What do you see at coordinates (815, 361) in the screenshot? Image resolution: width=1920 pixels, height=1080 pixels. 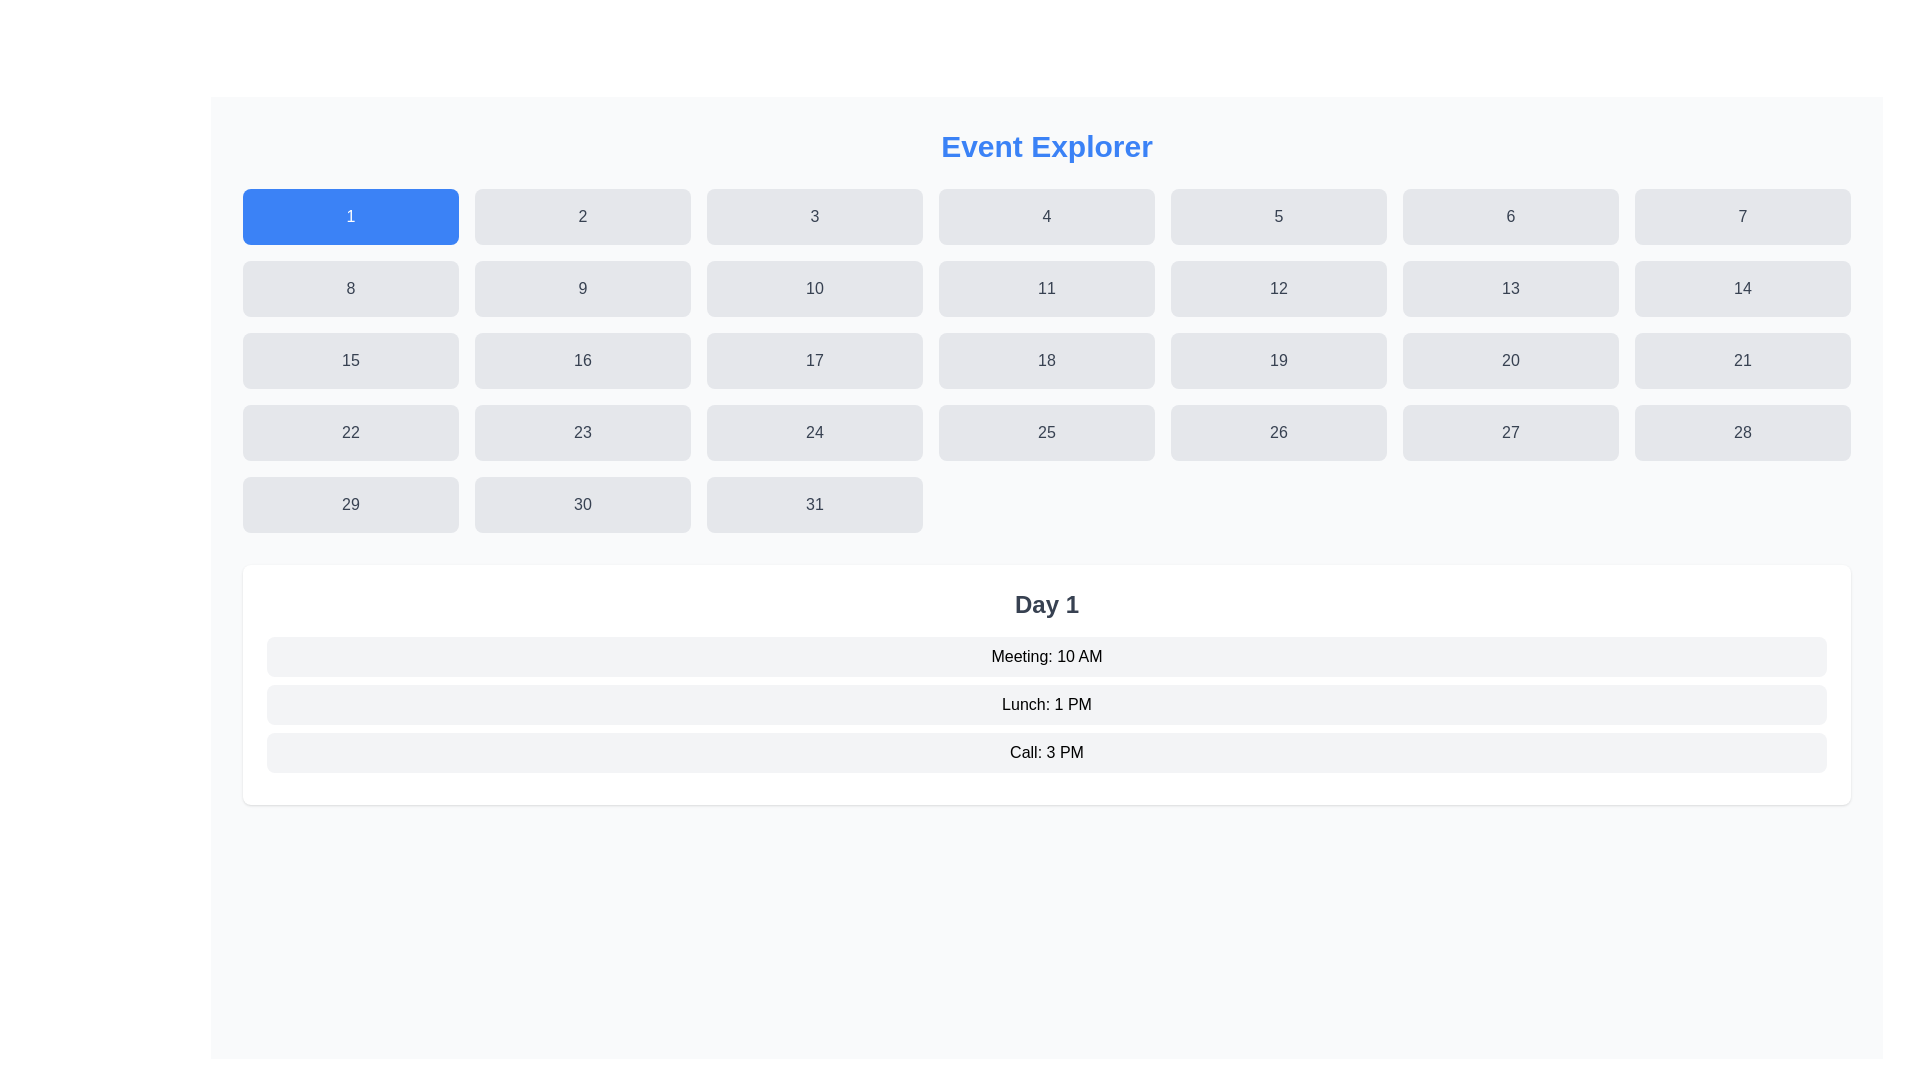 I see `the rectangular button labeled '17' with a light gray background and dark gray font` at bounding box center [815, 361].